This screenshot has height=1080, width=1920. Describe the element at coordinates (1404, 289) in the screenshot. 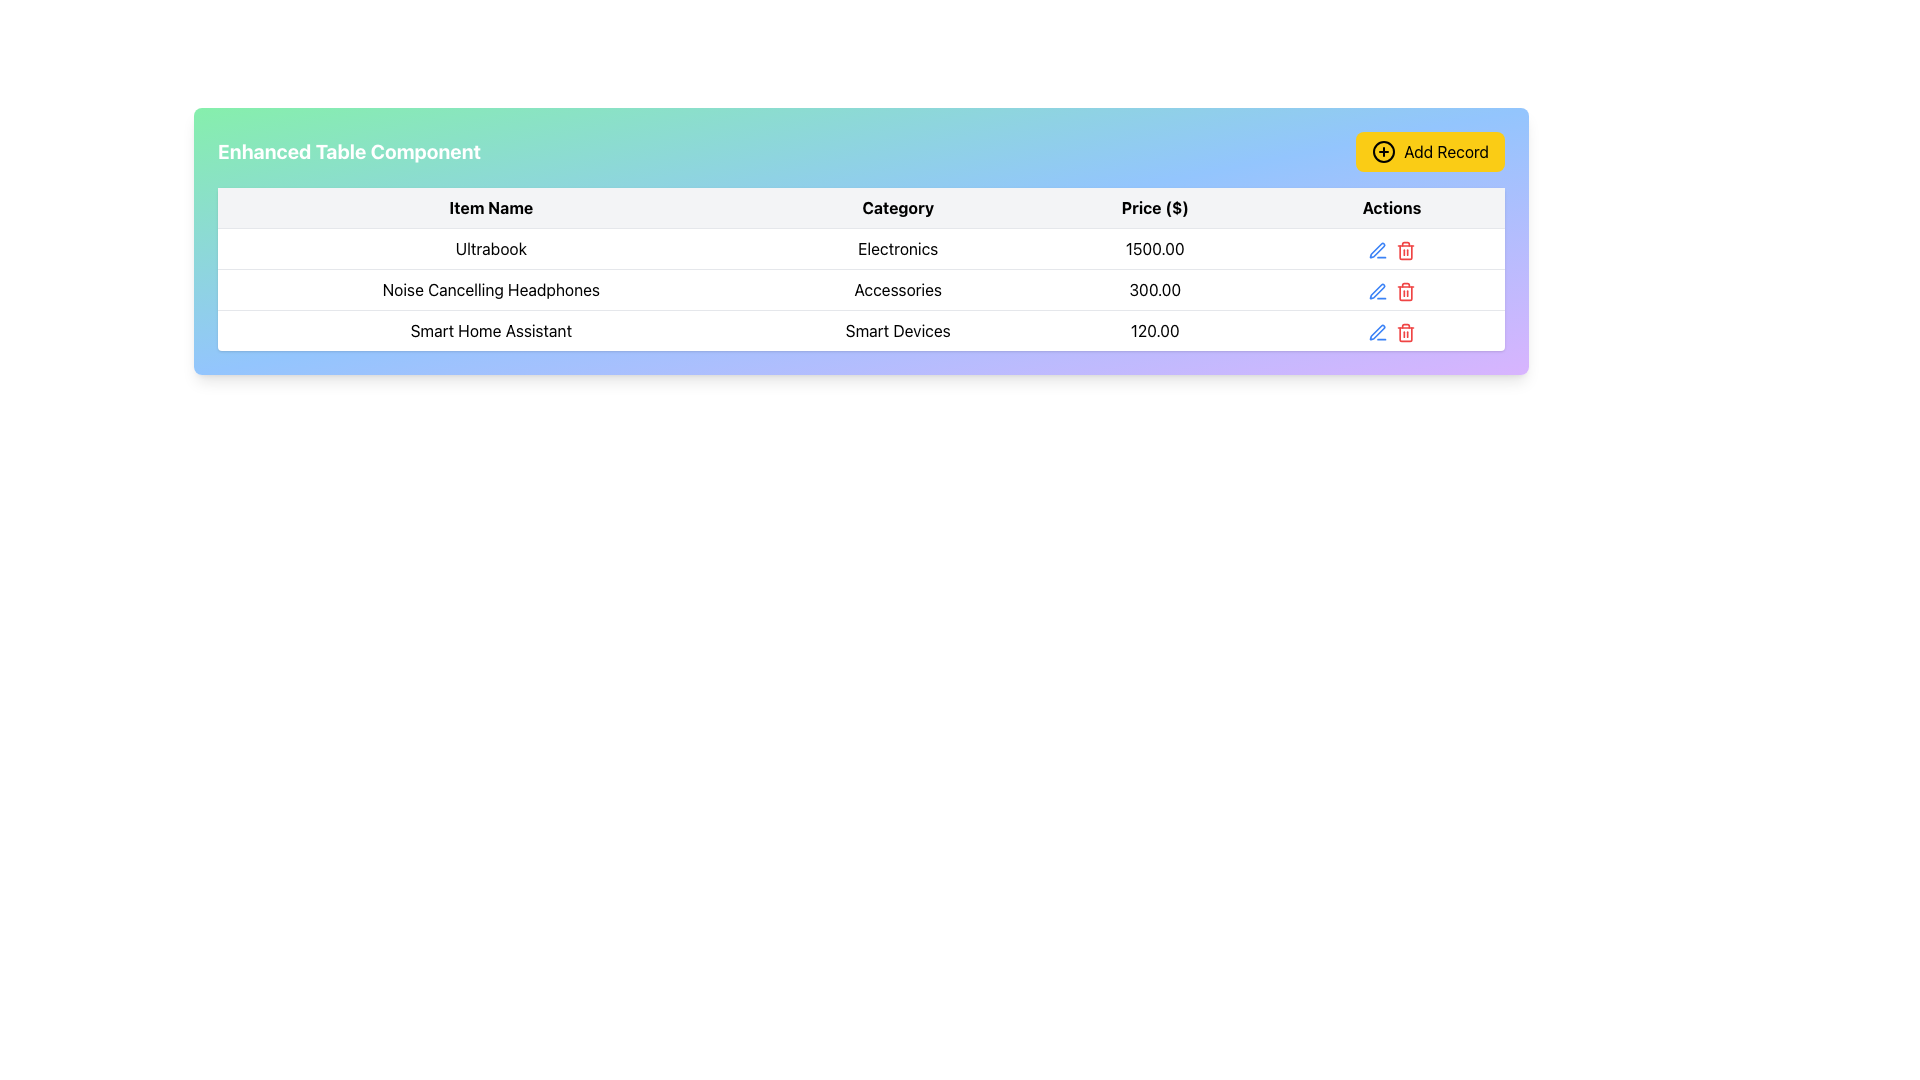

I see `the delete action icon in the 'Actions' column of the second row of the table` at that location.